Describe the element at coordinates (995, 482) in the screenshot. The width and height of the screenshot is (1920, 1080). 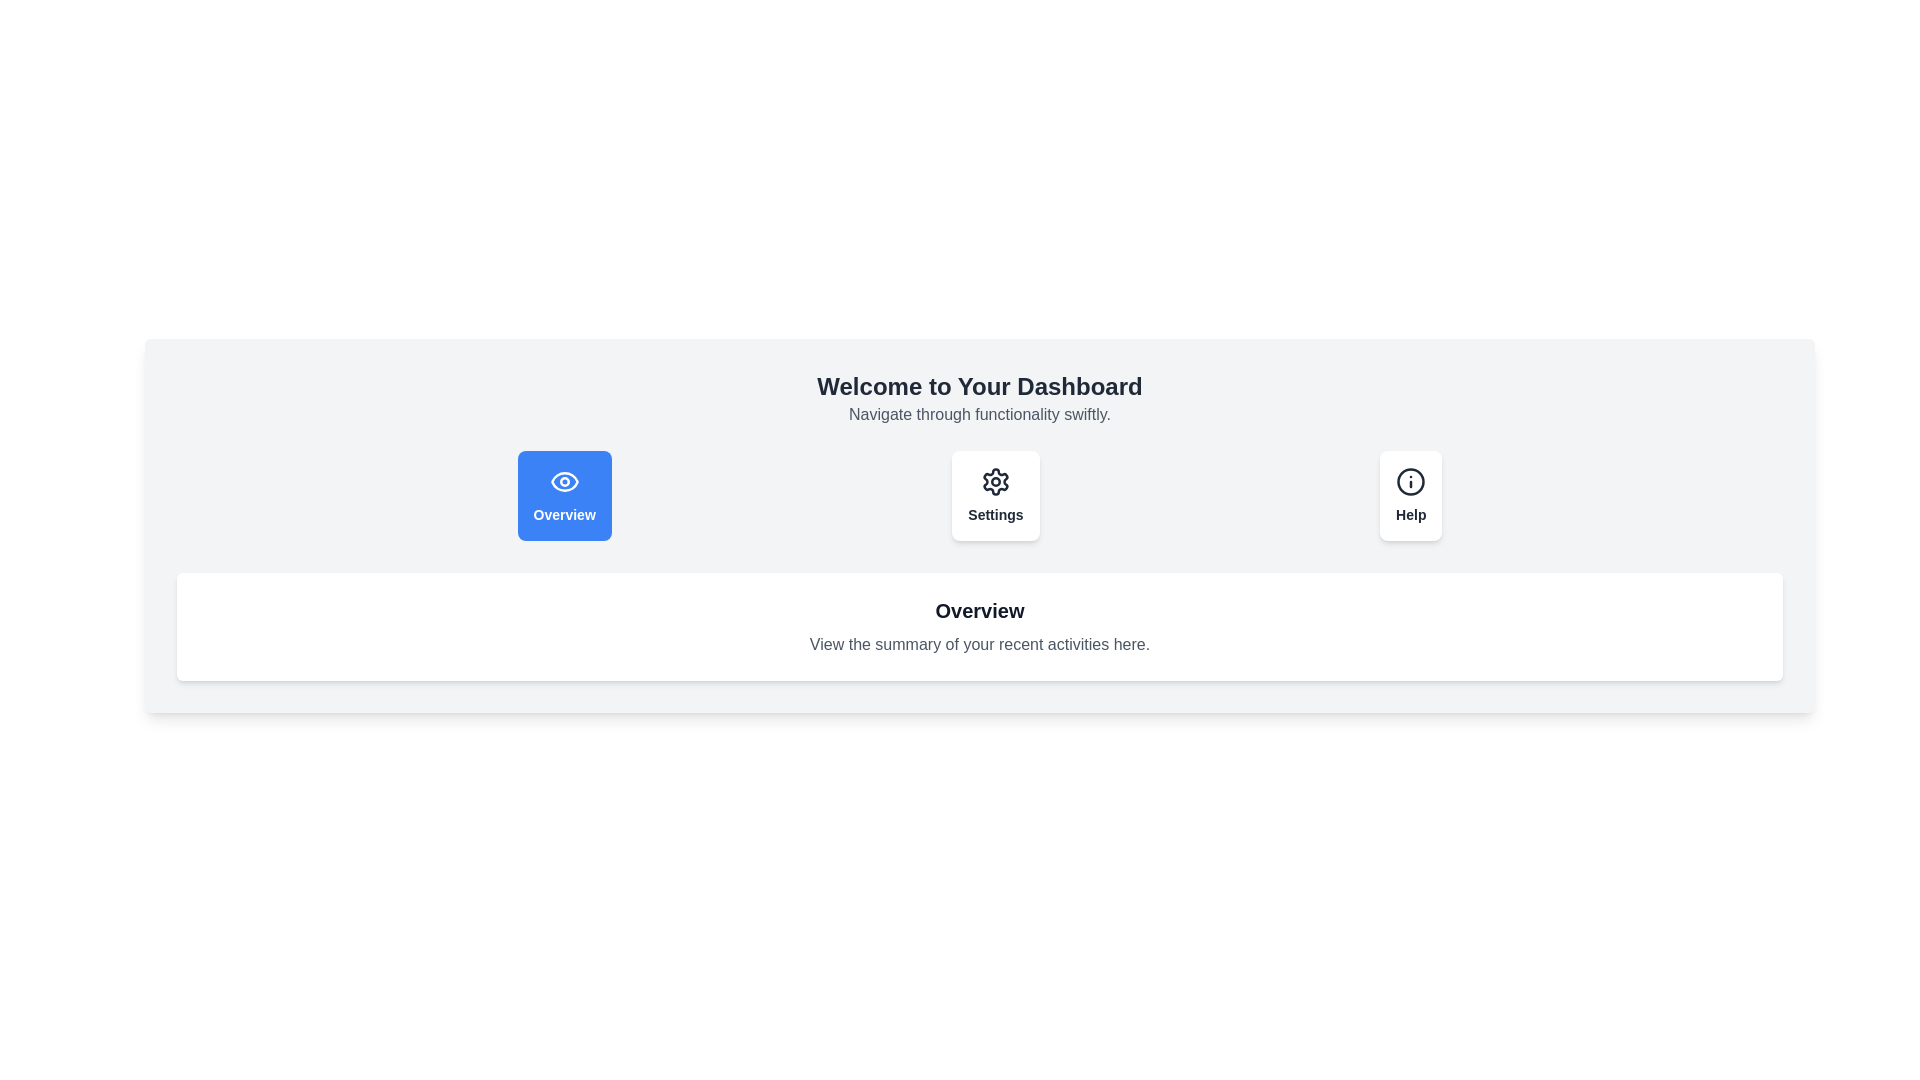
I see `the gear-shaped settings icon located at the center of the interface, beneath the title 'Welcome to Your Dashboard' and above the label 'Overview' to interact with or navigate to settings` at that location.